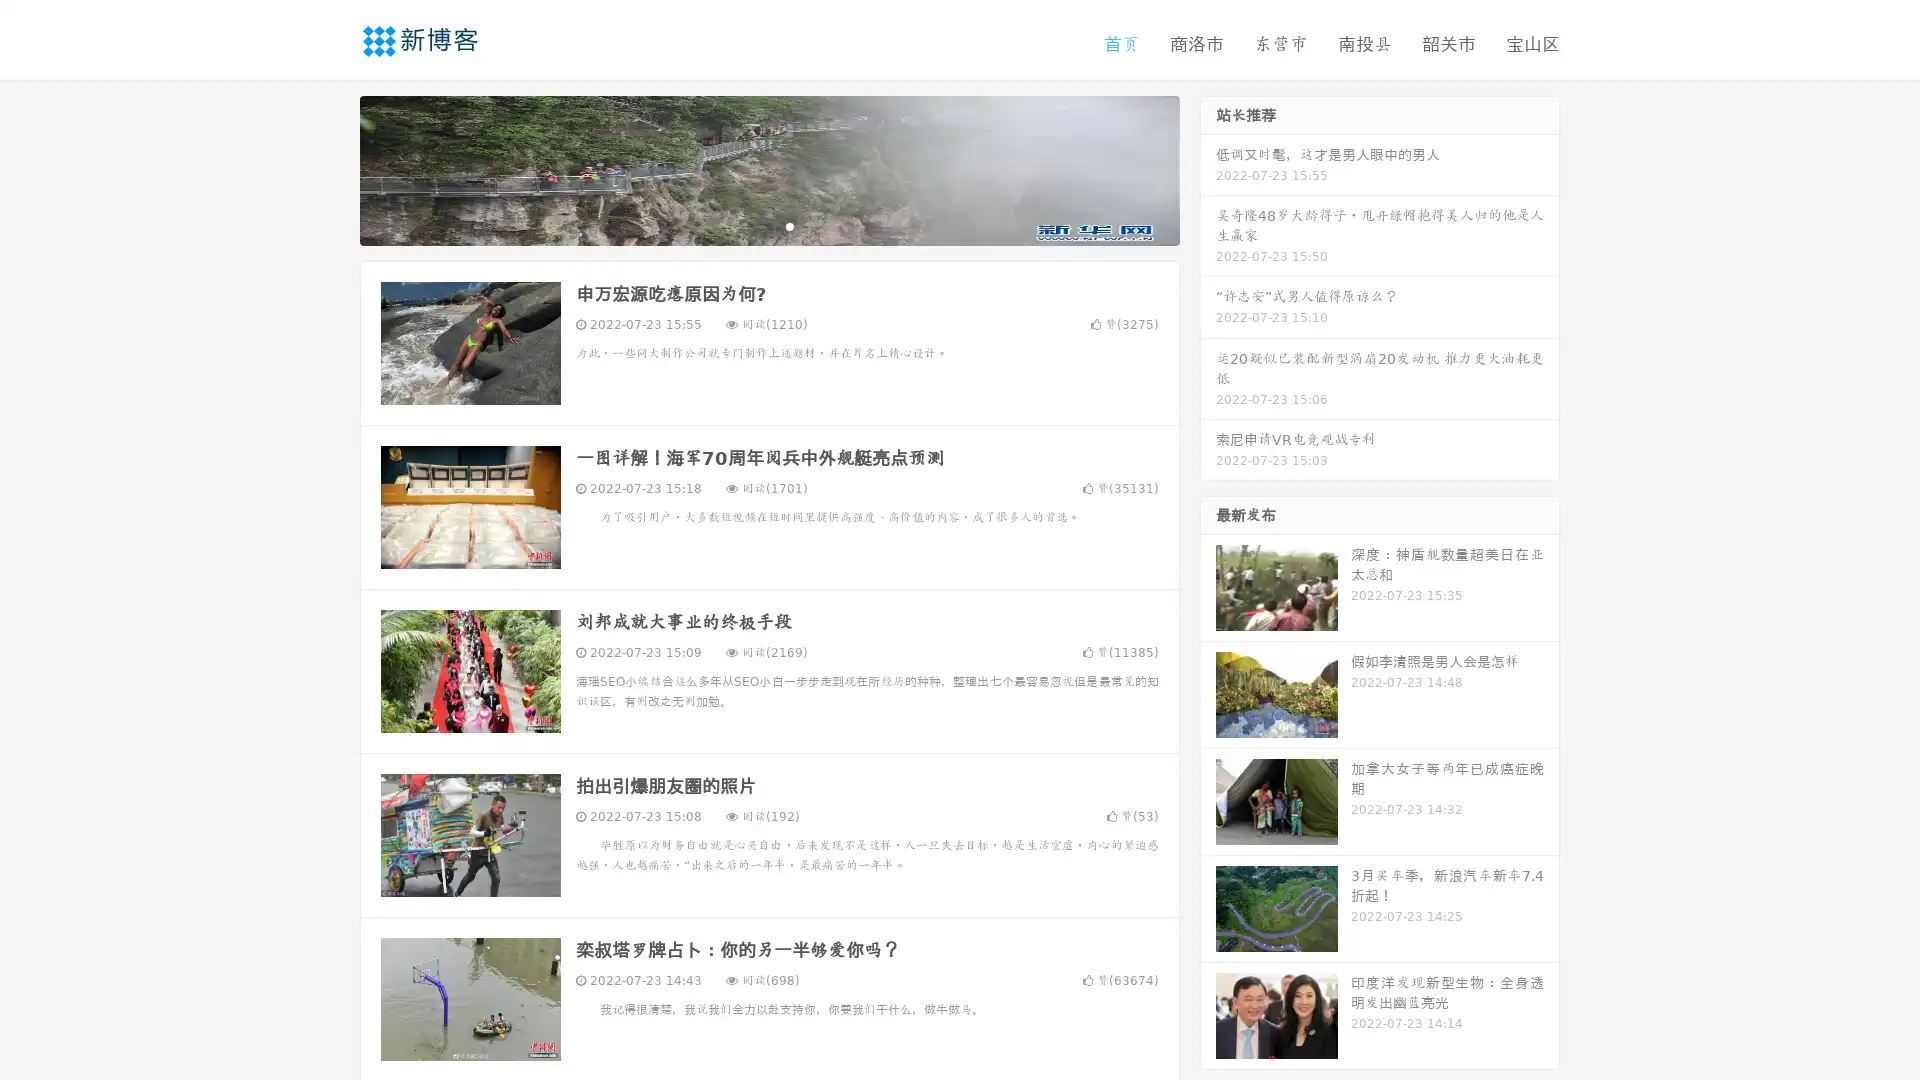 The width and height of the screenshot is (1920, 1080). What do you see at coordinates (330, 168) in the screenshot?
I see `Previous slide` at bounding box center [330, 168].